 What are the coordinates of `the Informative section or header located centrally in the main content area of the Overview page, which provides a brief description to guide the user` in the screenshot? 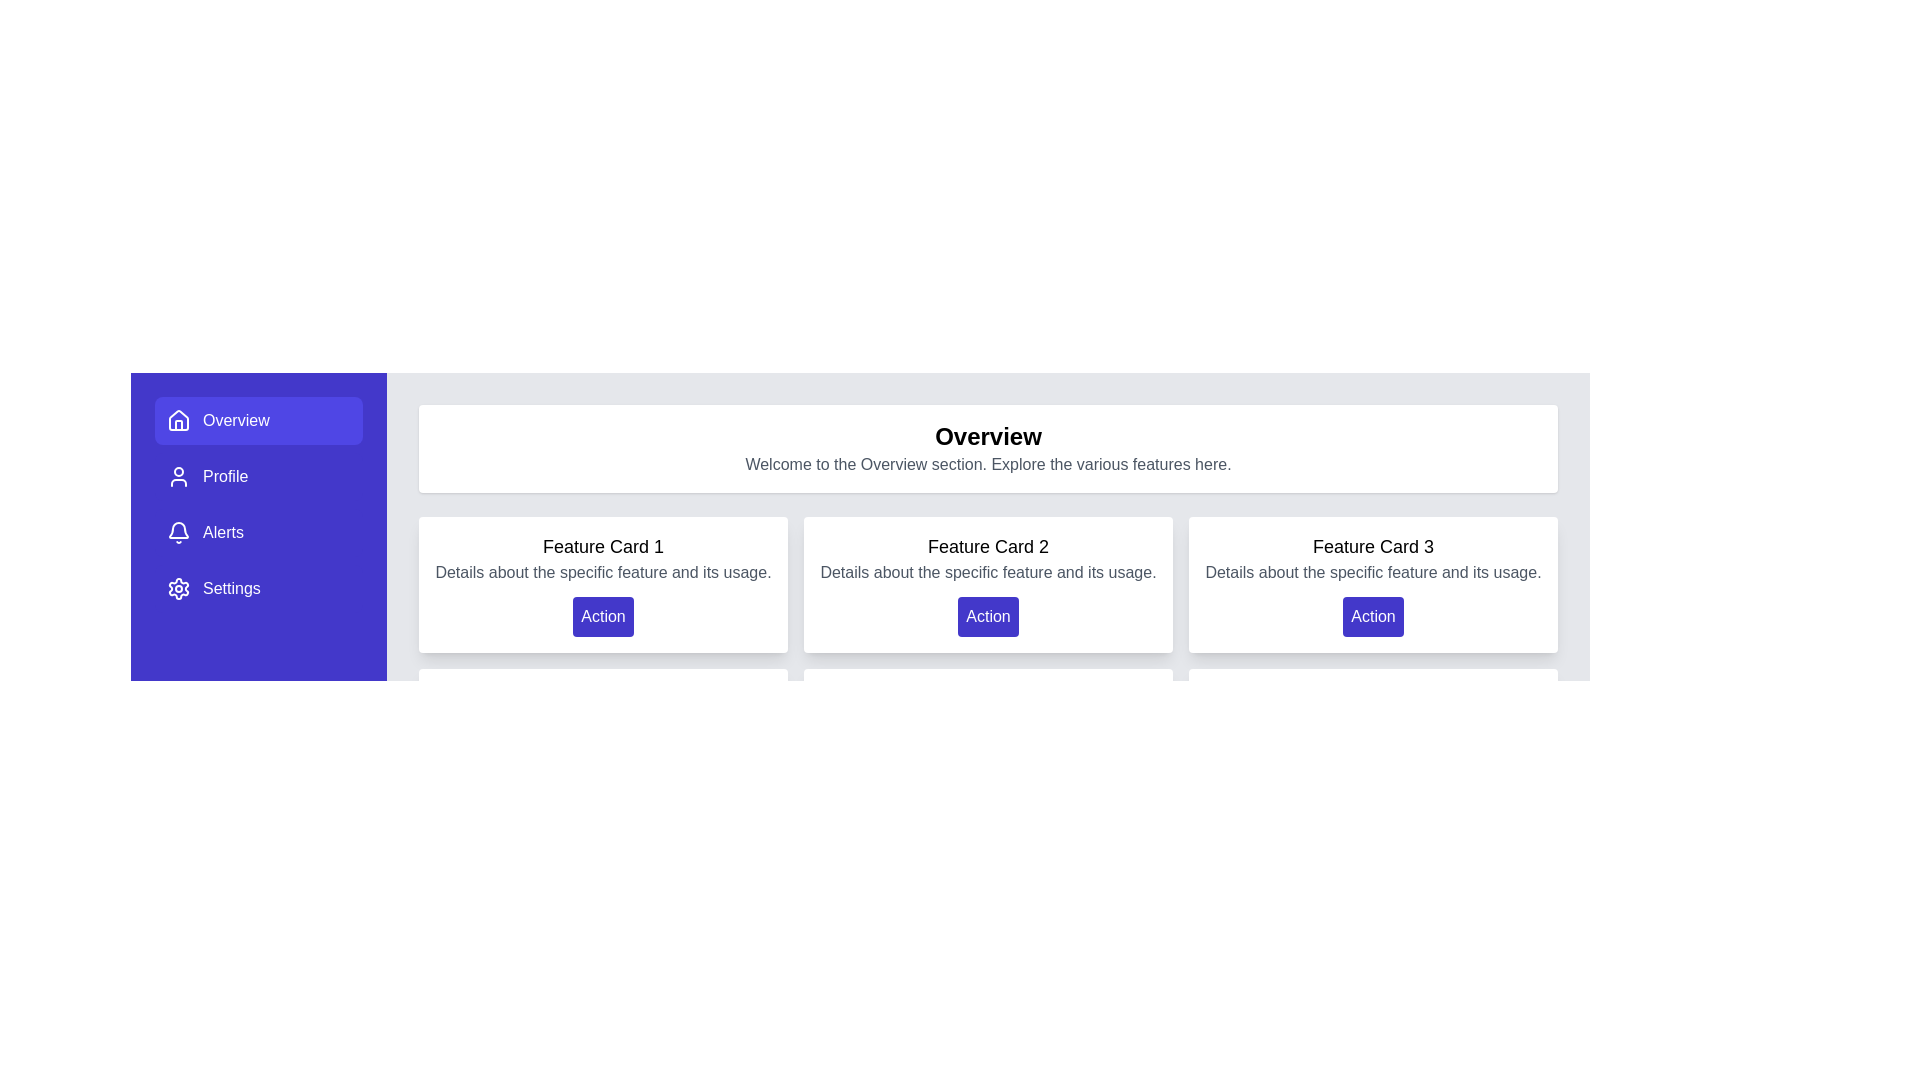 It's located at (988, 447).